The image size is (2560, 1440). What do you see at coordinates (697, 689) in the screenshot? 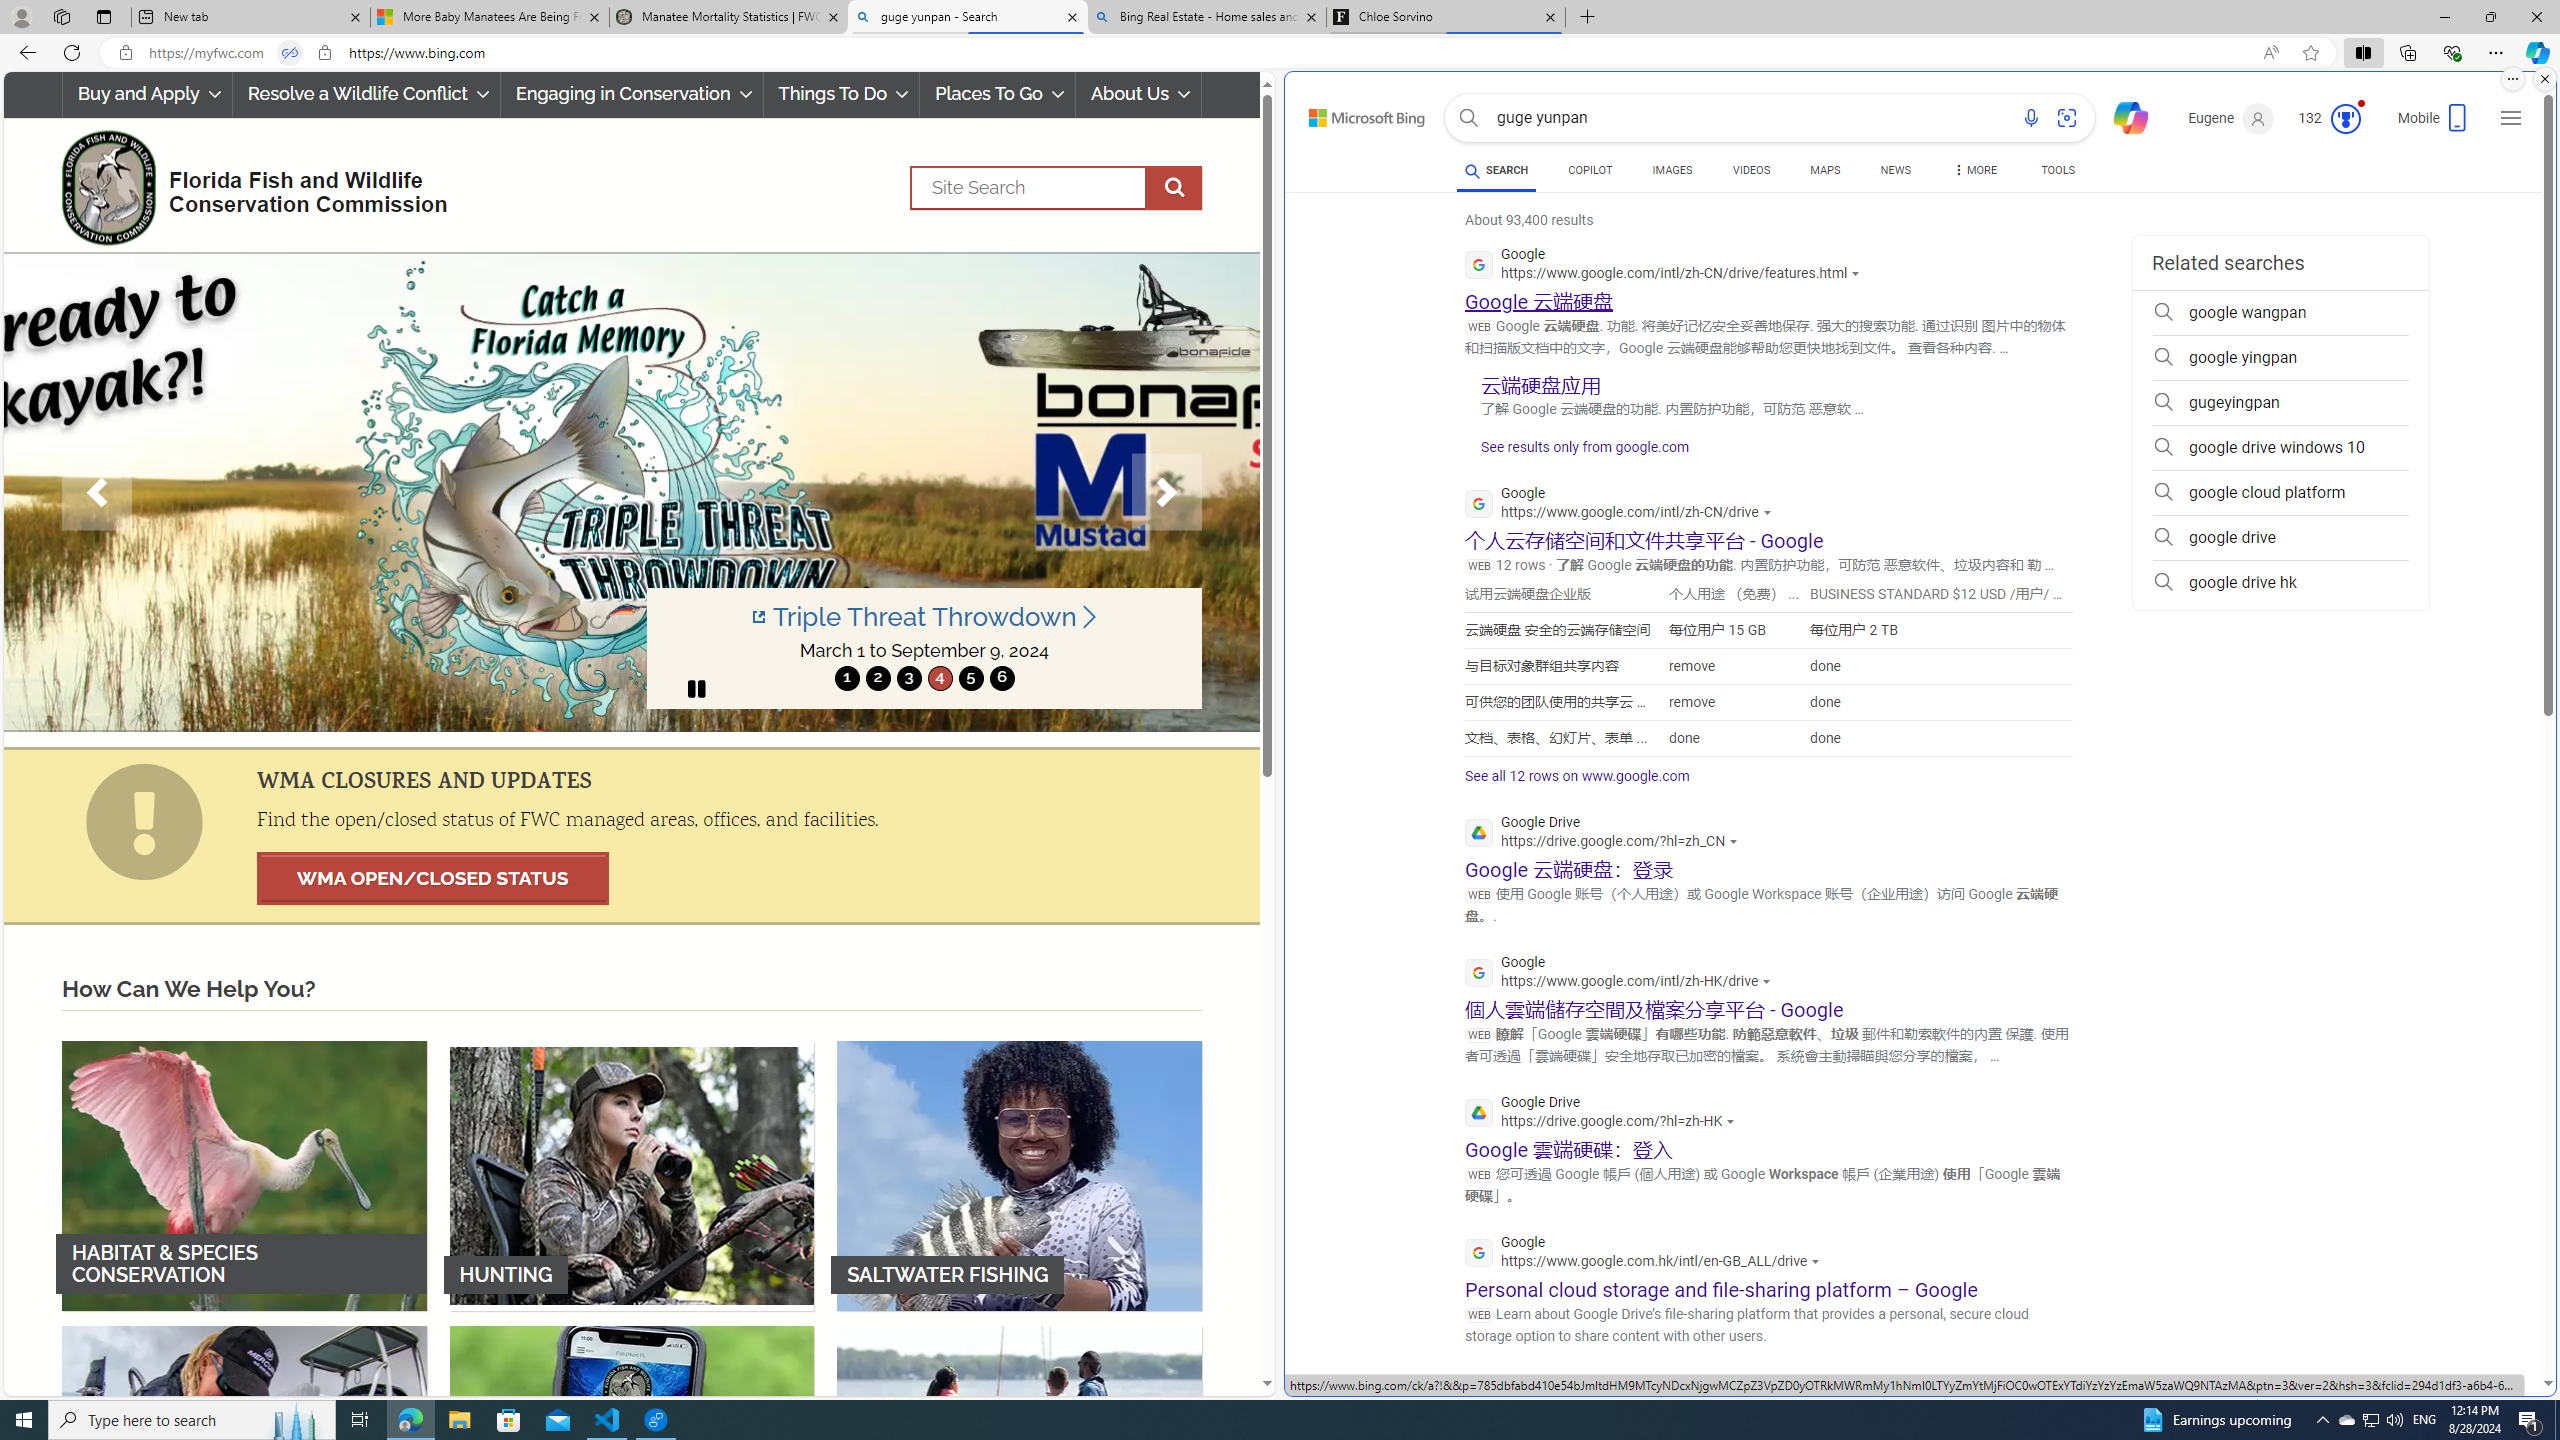
I see `'slider pause button'` at bounding box center [697, 689].